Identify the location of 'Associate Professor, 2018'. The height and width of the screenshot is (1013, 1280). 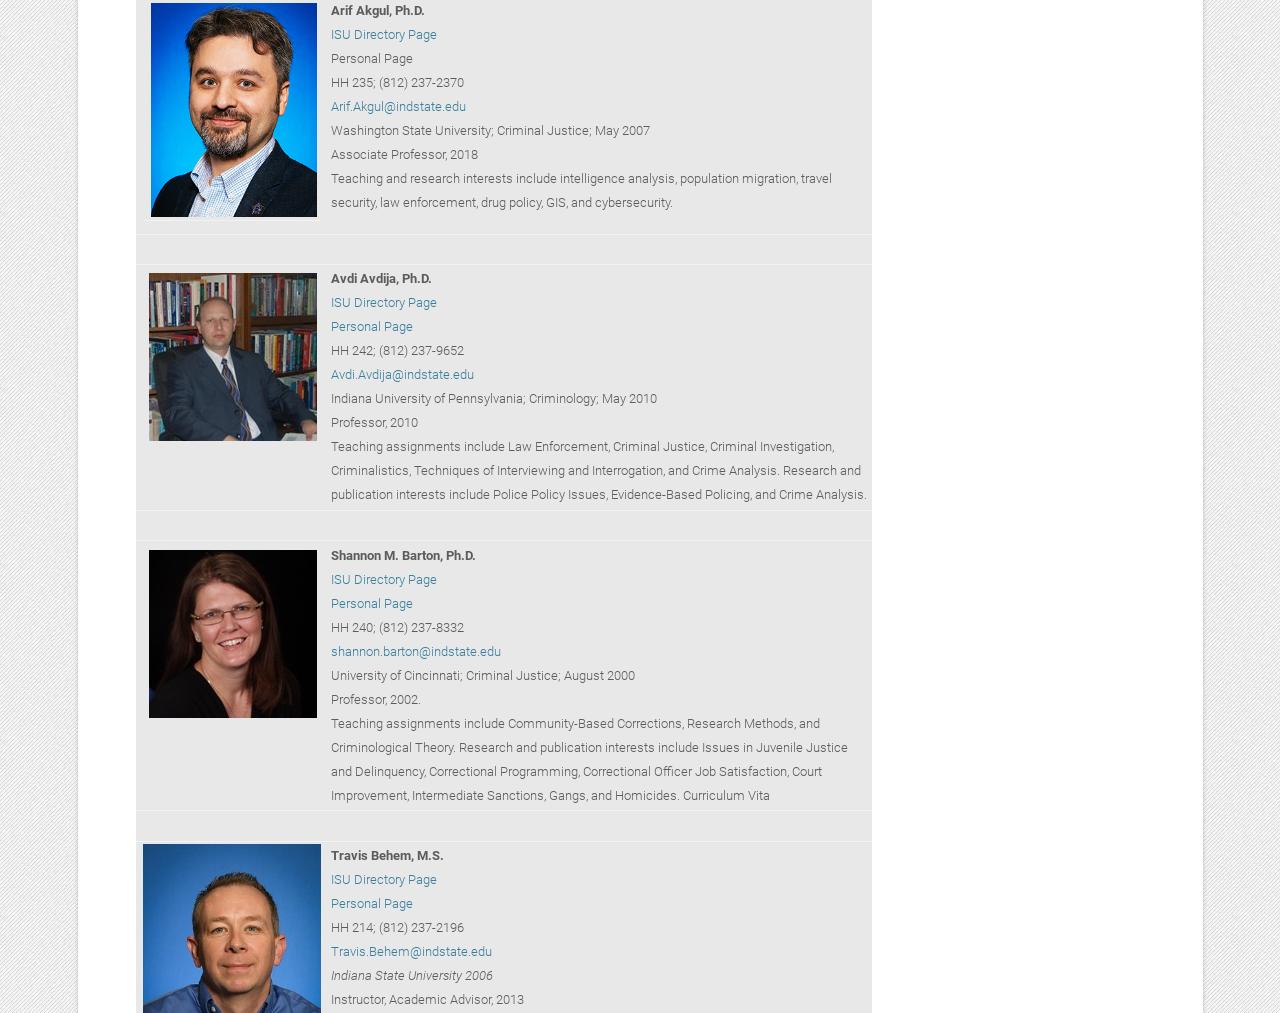
(402, 154).